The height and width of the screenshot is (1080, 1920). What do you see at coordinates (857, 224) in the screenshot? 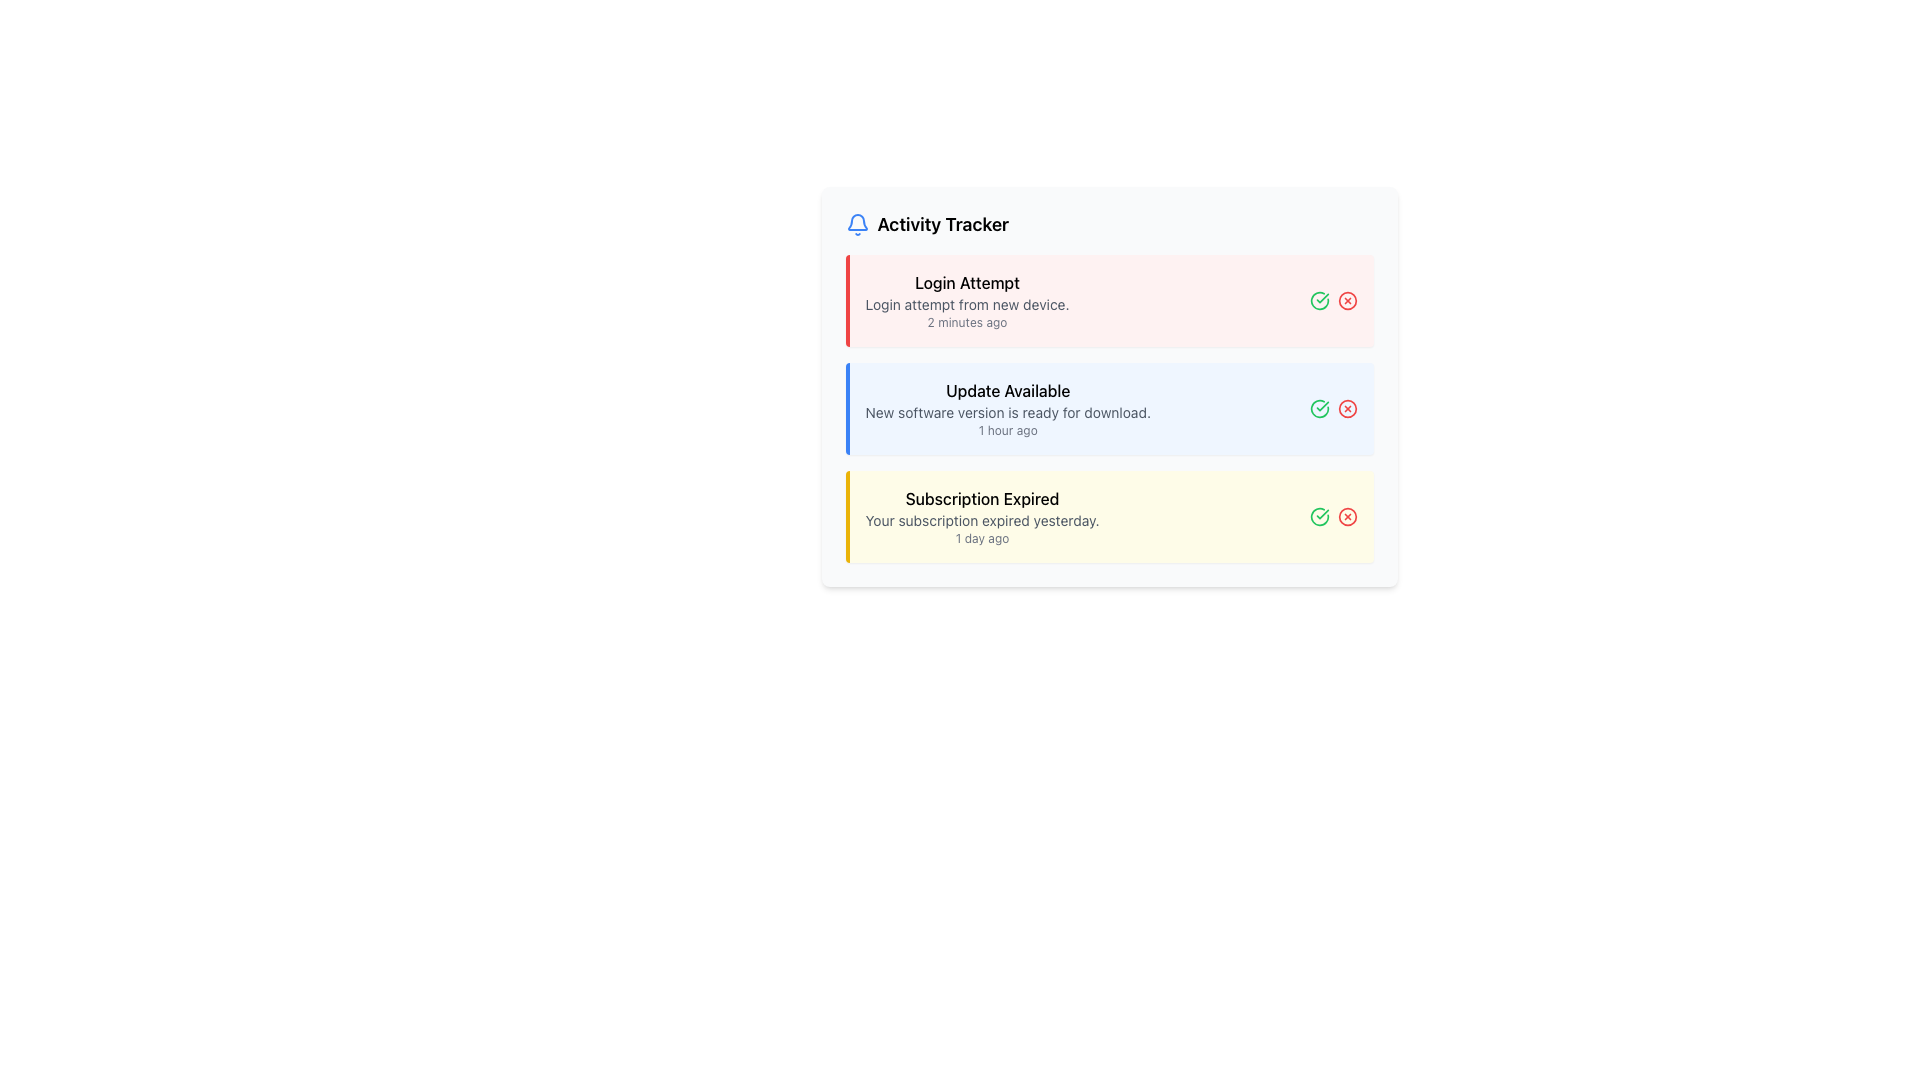
I see `the bell icon representing notifications for the 'Activity Tracker', located` at bounding box center [857, 224].